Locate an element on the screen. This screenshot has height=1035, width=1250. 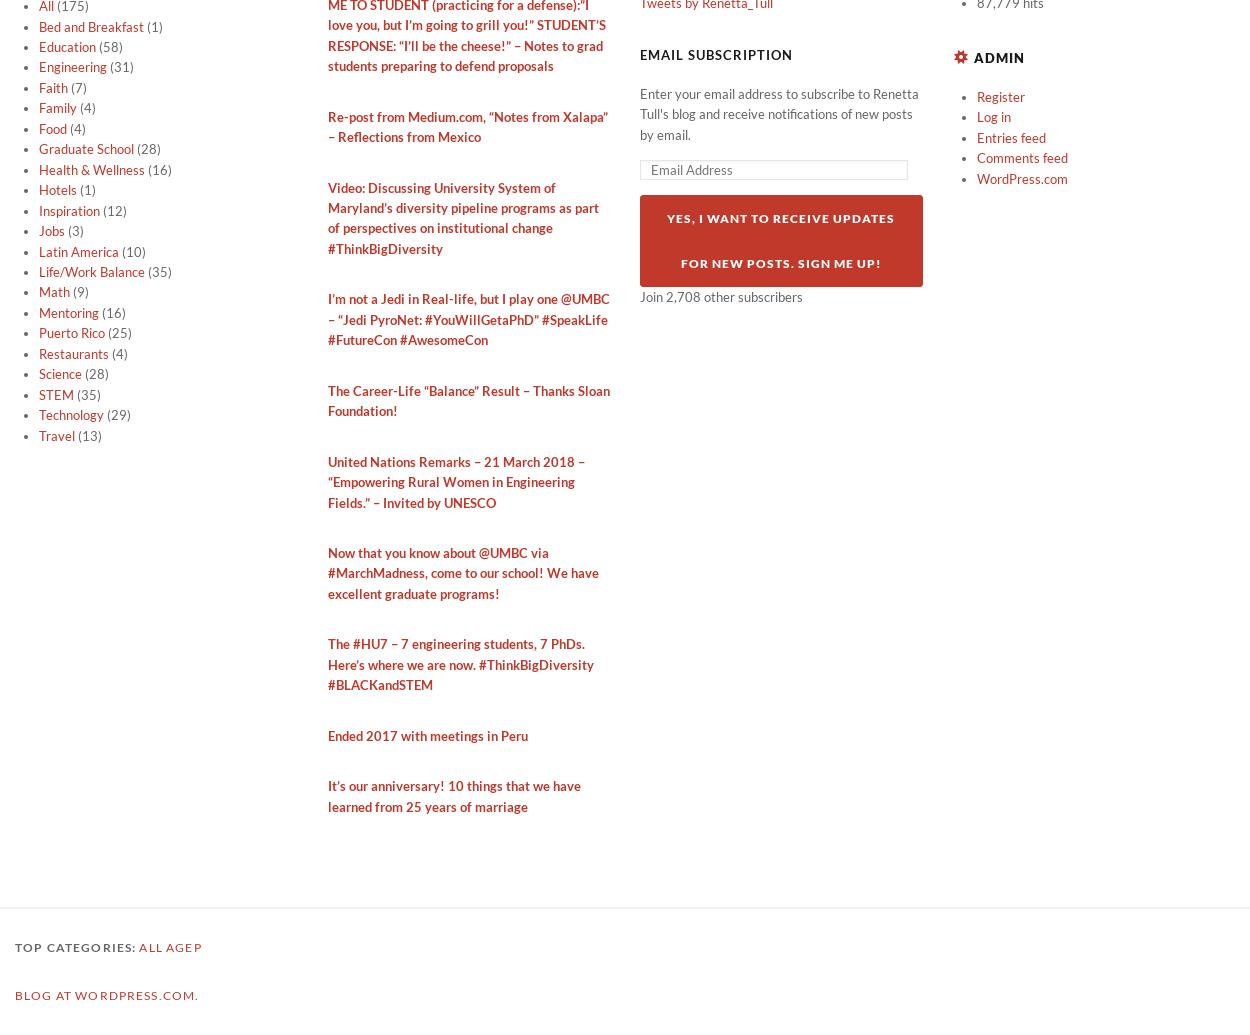
'The #HU7 – 7 engineering students, 7 PhDs. Here’s where we are now. #ThinkBigDiversity #BLACKandSTEM' is located at coordinates (459, 663).